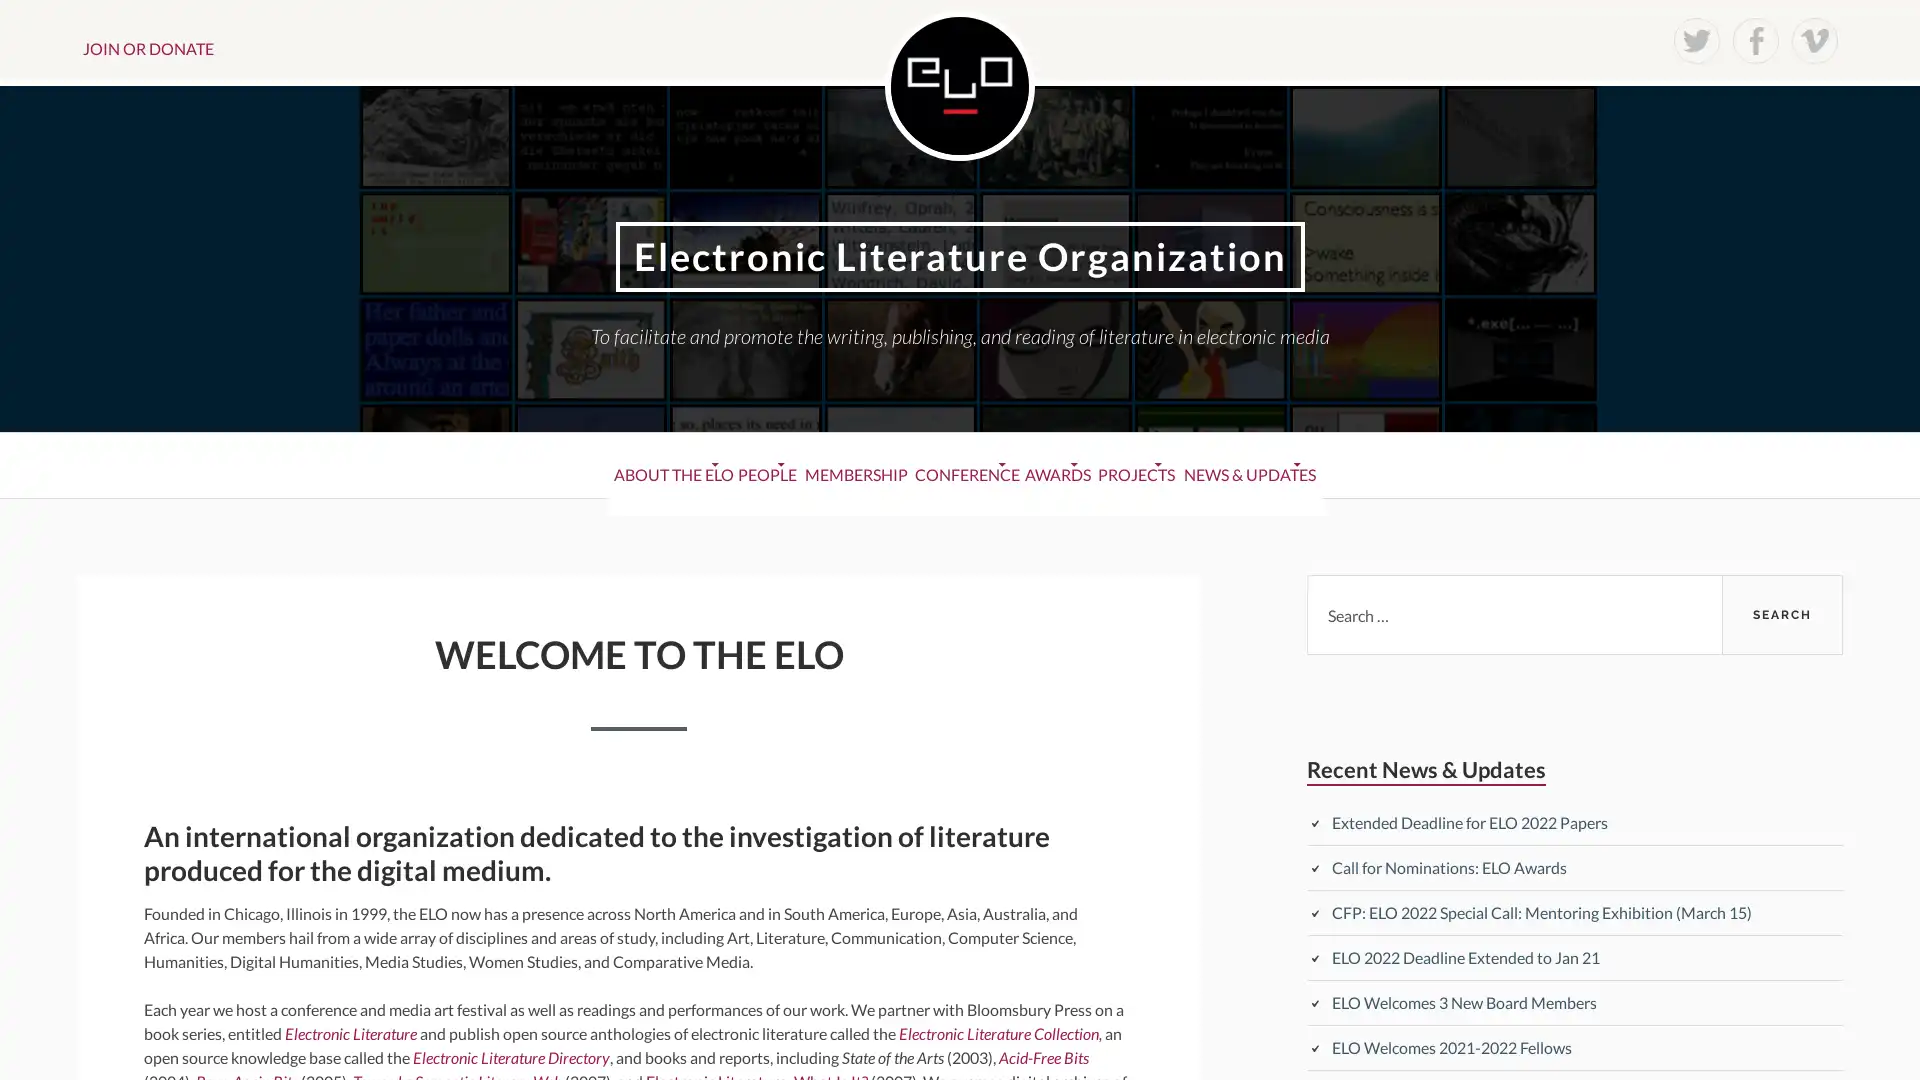 This screenshot has width=1920, height=1080. What do you see at coordinates (1781, 613) in the screenshot?
I see `Search` at bounding box center [1781, 613].